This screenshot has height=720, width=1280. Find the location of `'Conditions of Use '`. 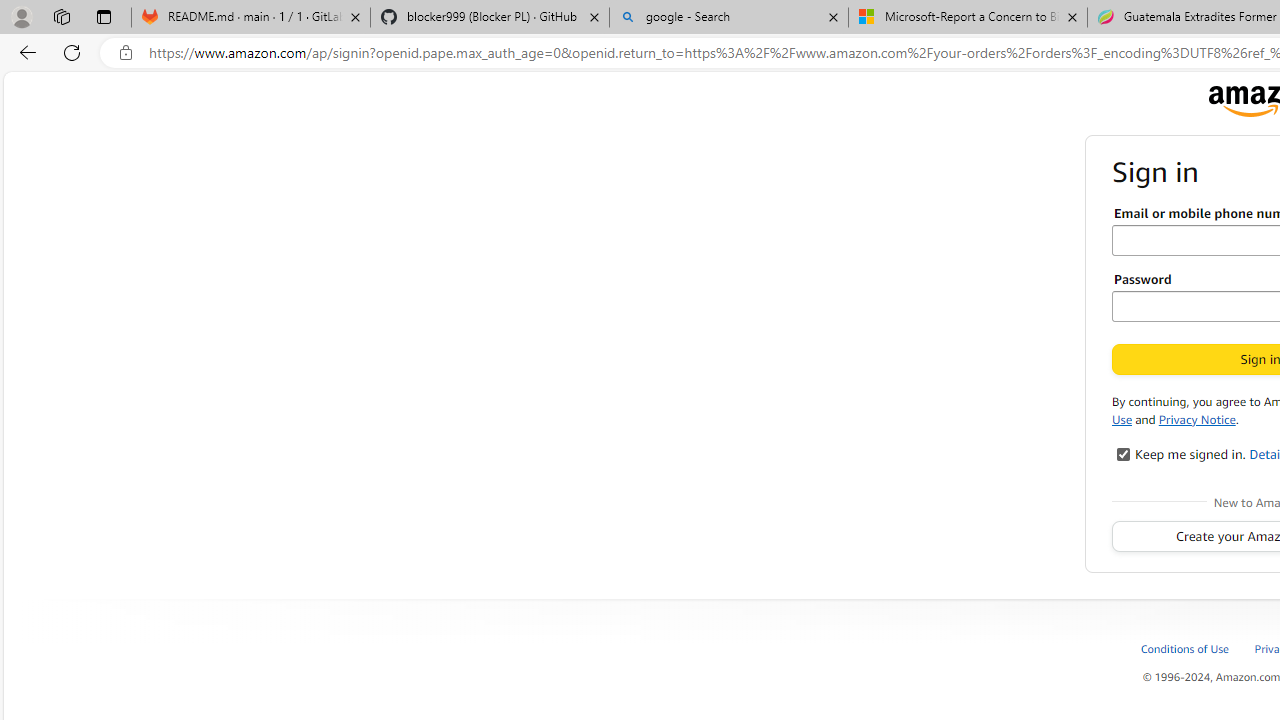

'Conditions of Use ' is located at coordinates (1196, 648).